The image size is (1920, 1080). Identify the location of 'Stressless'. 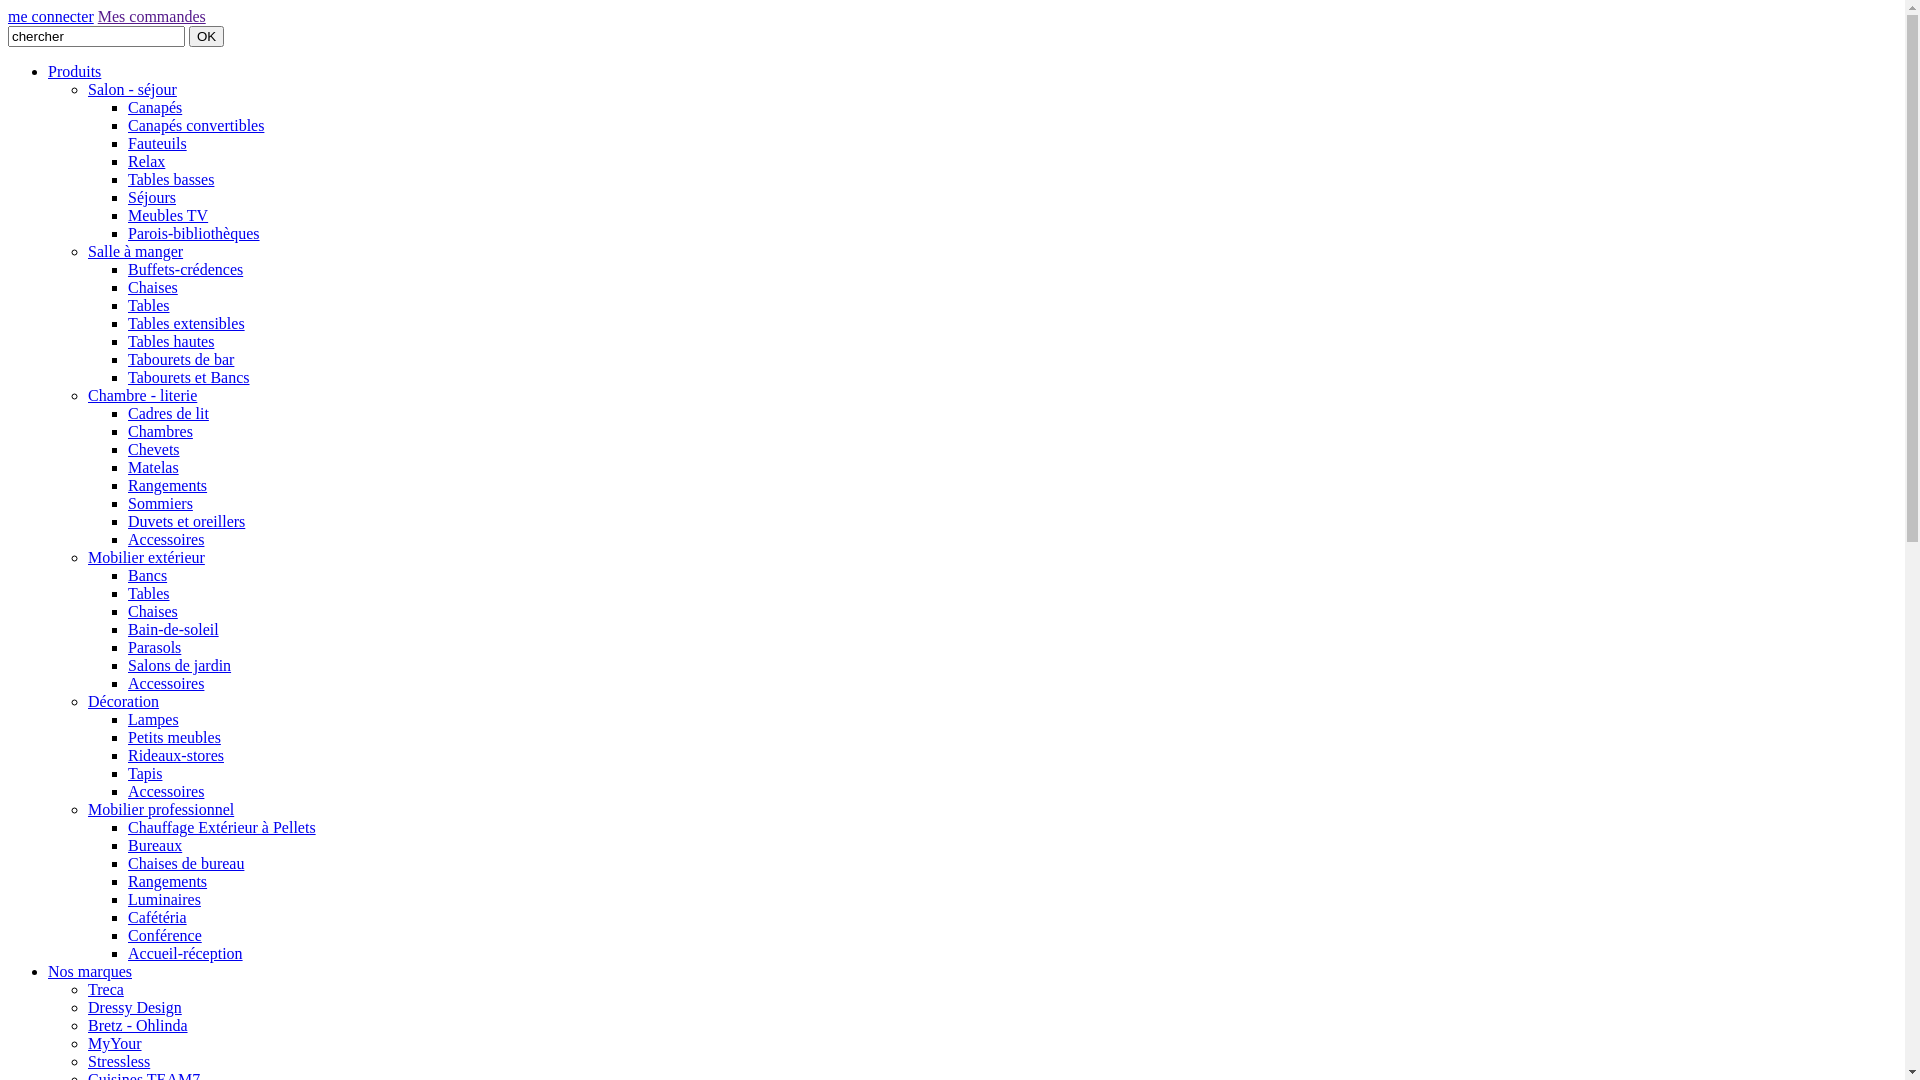
(118, 1060).